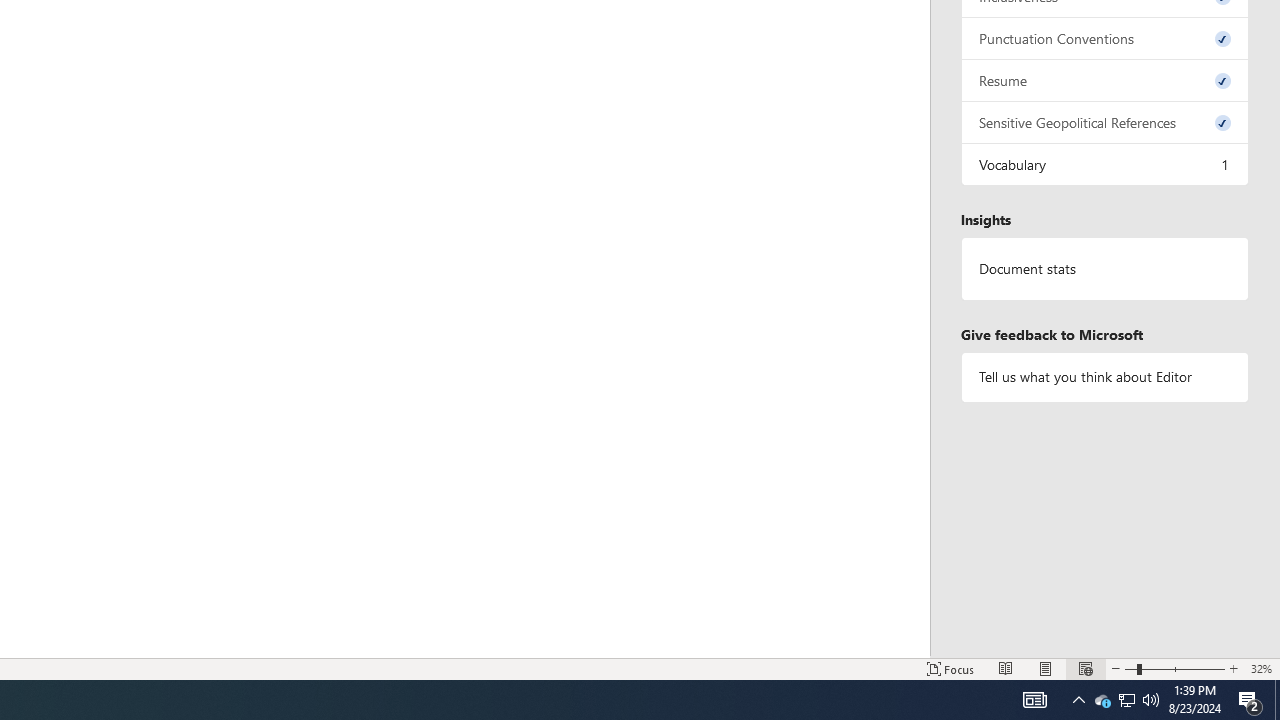 Image resolution: width=1280 pixels, height=720 pixels. What do you see at coordinates (1104, 163) in the screenshot?
I see `'Vocabulary, 1 issue. Press space or enter to review items.'` at bounding box center [1104, 163].